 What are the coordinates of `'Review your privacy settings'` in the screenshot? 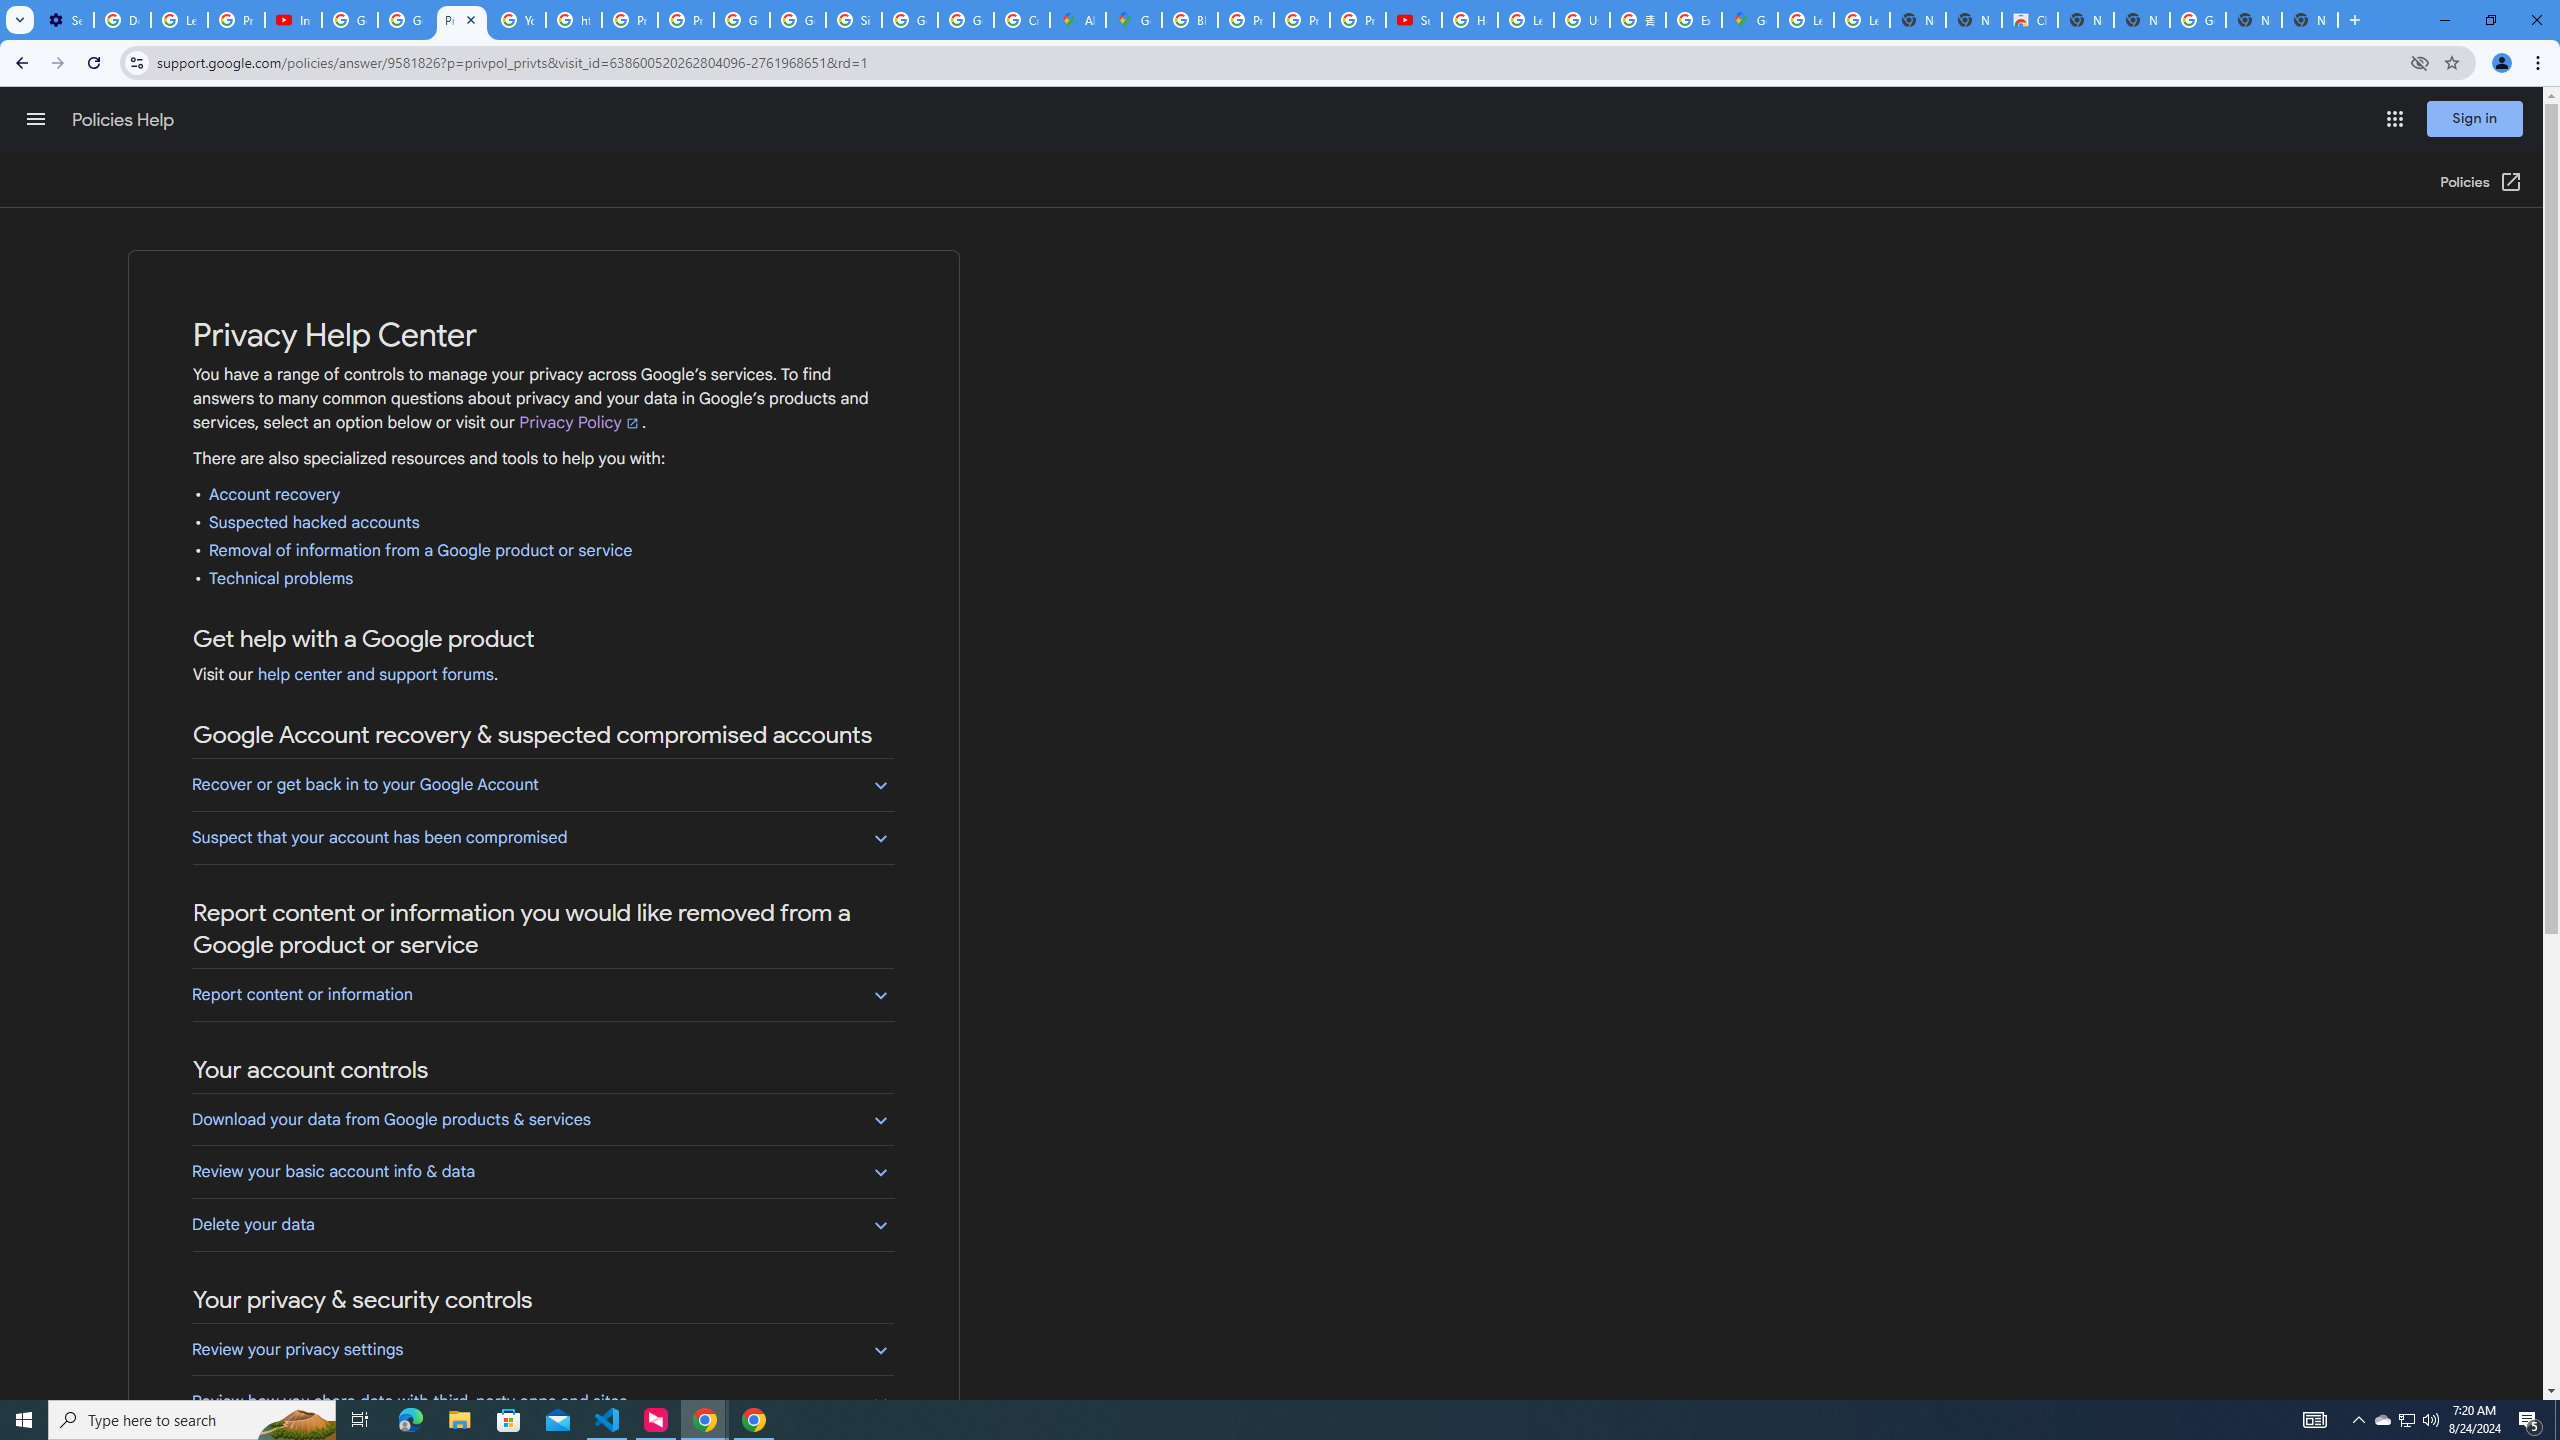 It's located at (542, 1349).